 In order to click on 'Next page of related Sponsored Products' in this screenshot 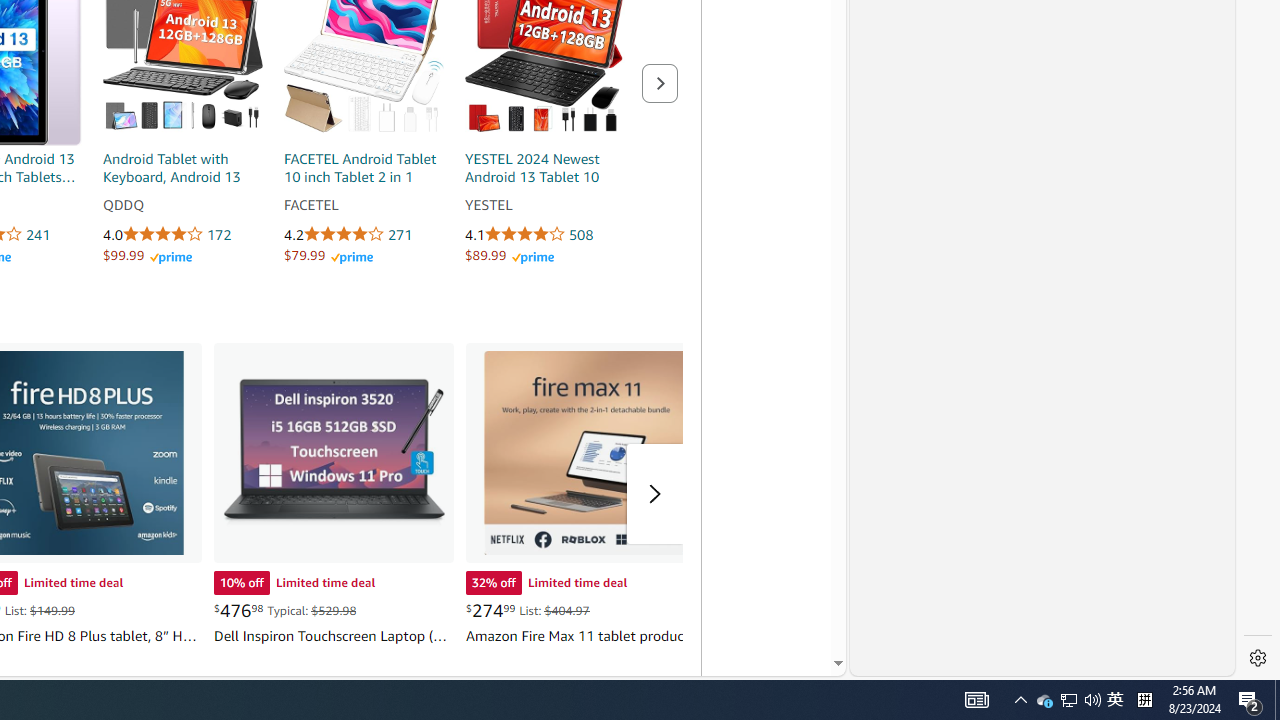, I will do `click(660, 82)`.